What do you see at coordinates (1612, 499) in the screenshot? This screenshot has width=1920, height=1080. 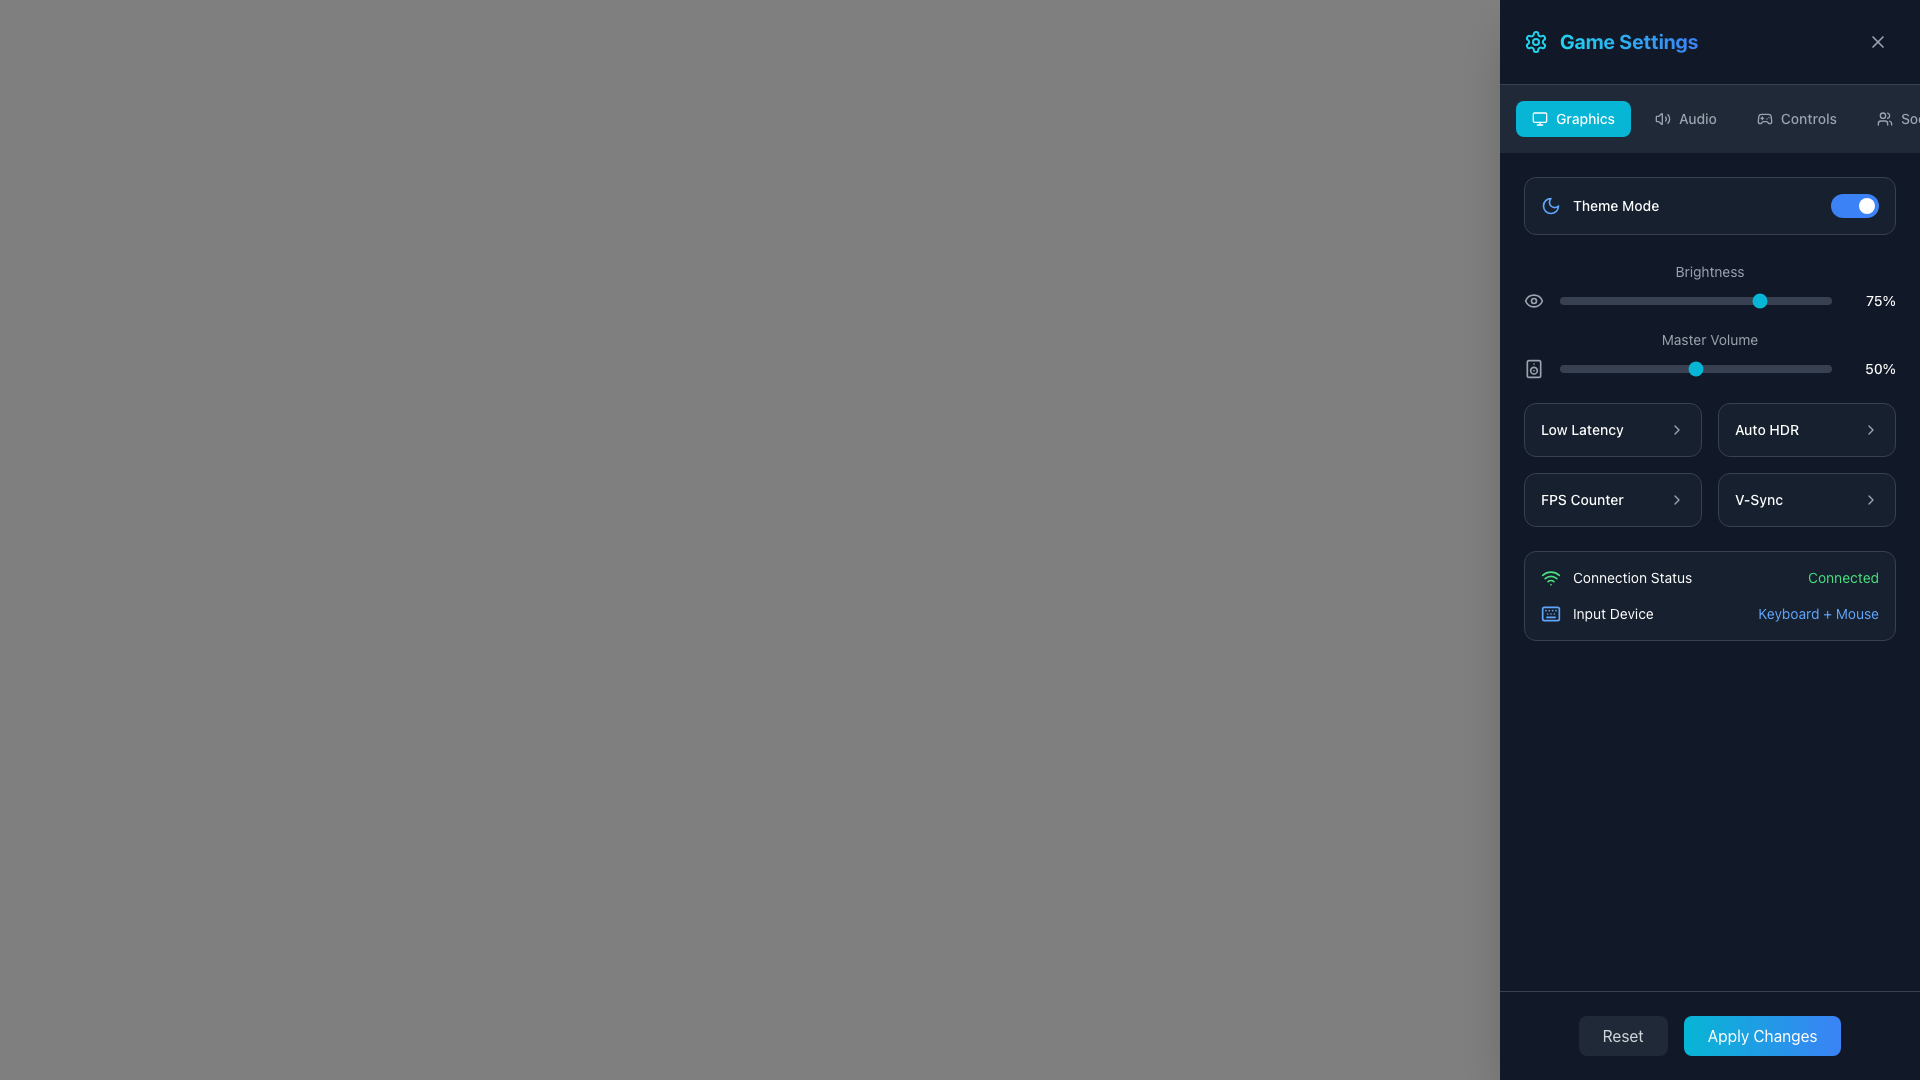 I see `the 'FPS Counter' button located on the right panel under the Graphics category` at bounding box center [1612, 499].